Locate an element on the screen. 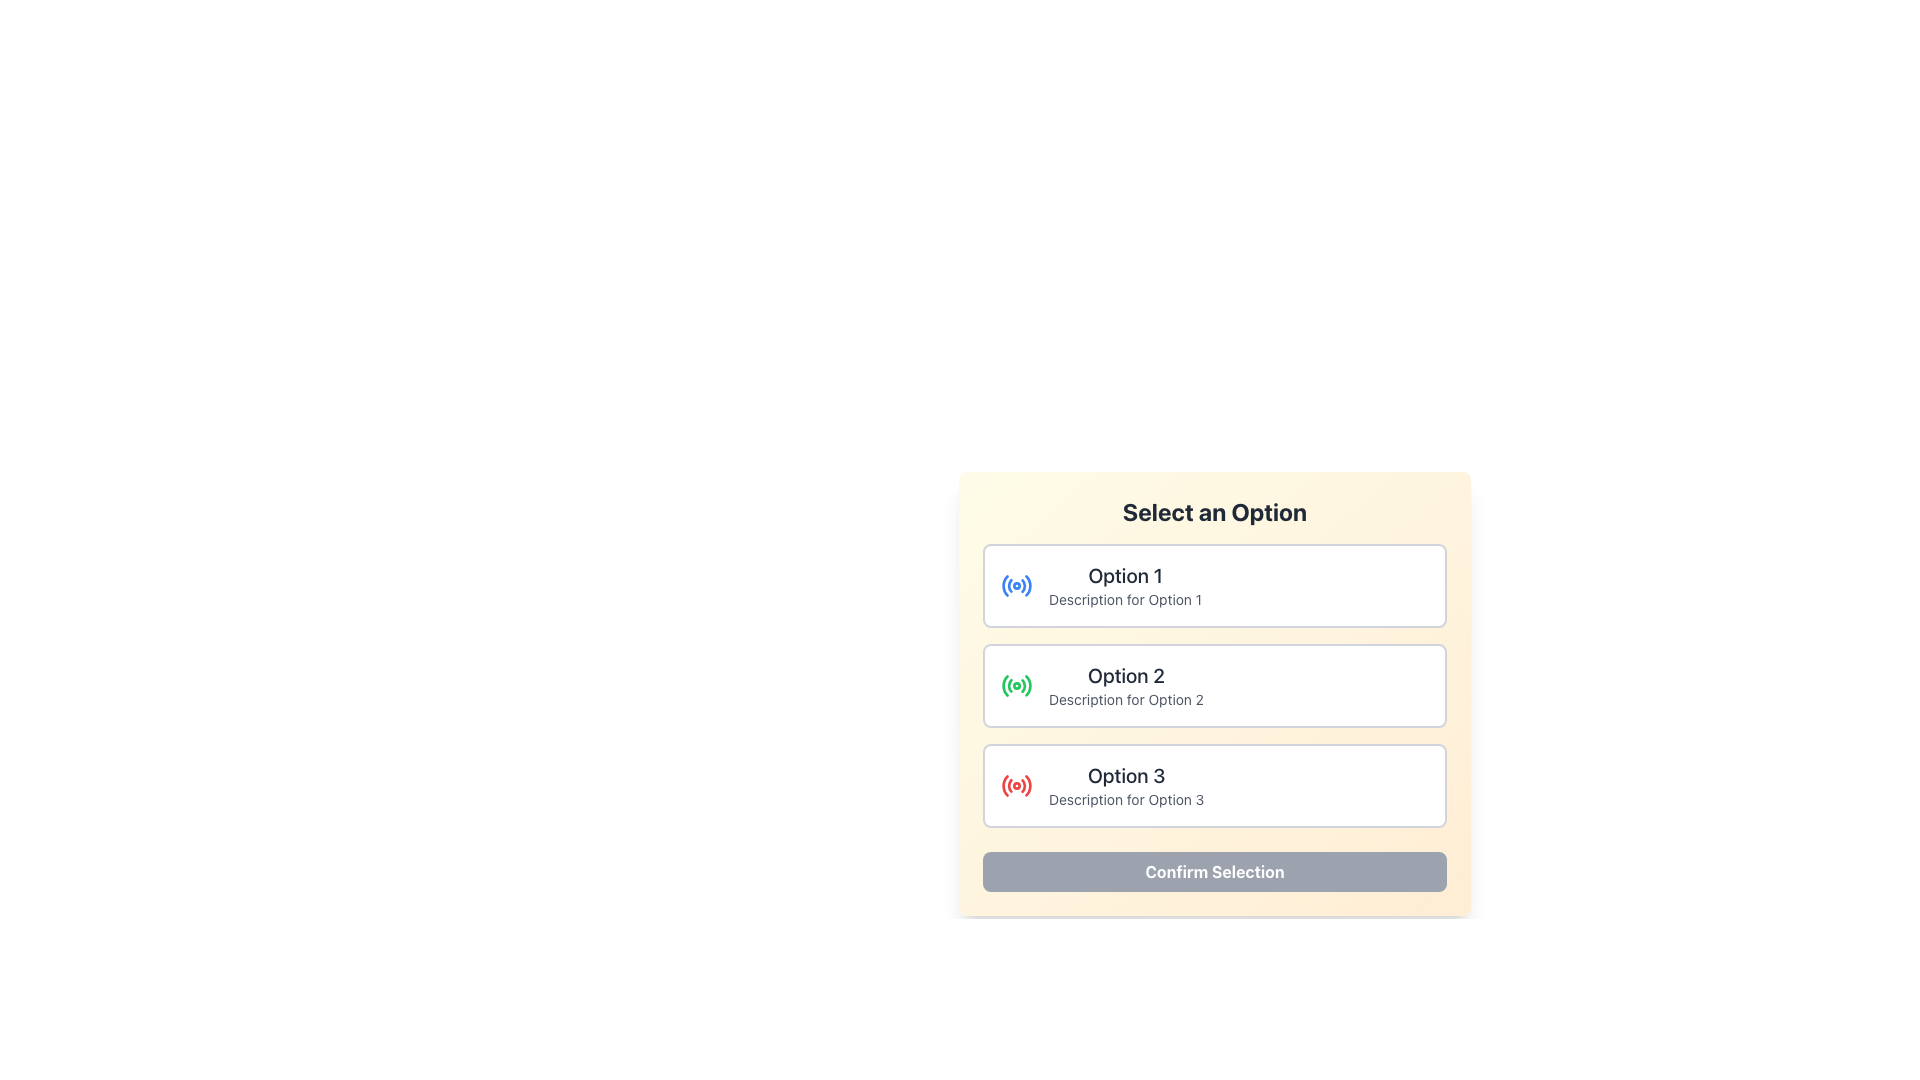 The height and width of the screenshot is (1080, 1920). descriptions of the selectable options located in the option group positioned below the title 'Select an Option' and above the 'Confirm Selection' button is located at coordinates (1213, 685).